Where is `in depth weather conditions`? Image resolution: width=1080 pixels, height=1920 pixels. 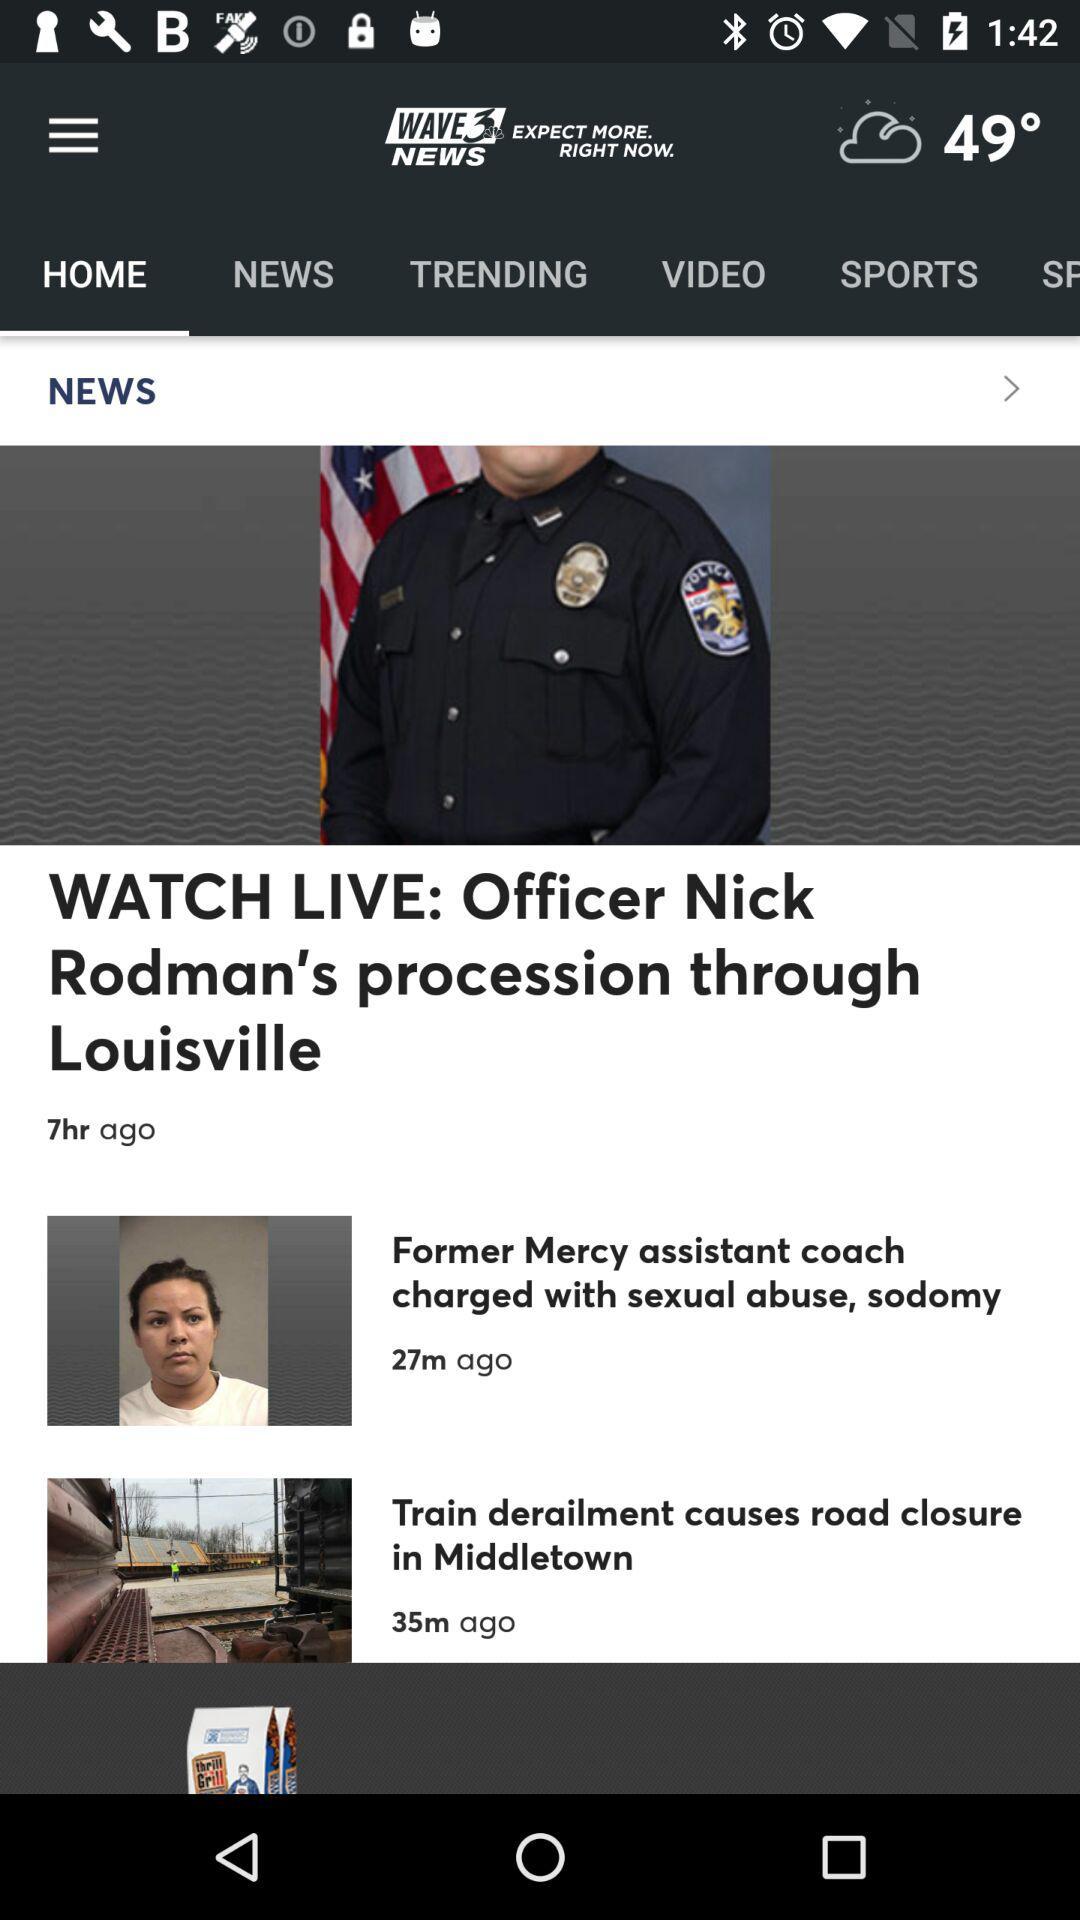
in depth weather conditions is located at coordinates (878, 135).